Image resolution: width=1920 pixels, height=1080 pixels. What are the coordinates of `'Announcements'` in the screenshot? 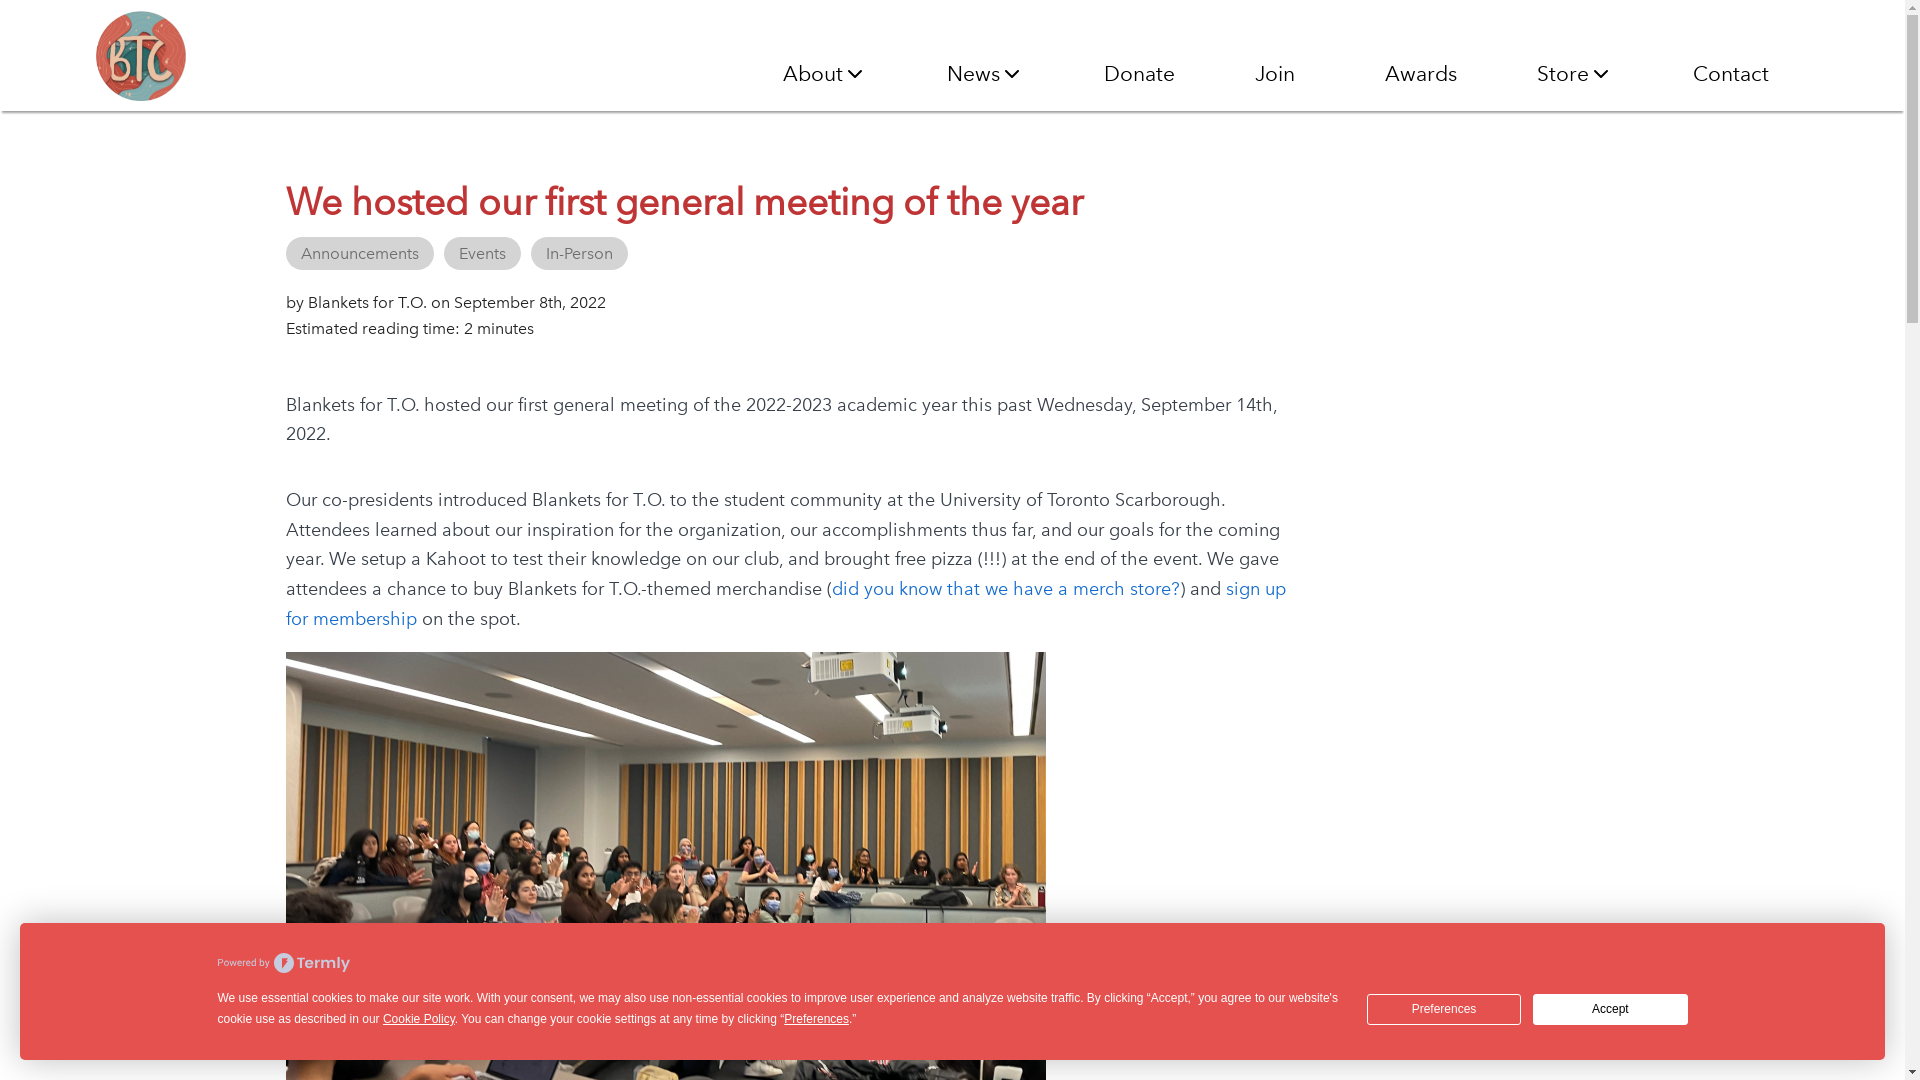 It's located at (360, 252).